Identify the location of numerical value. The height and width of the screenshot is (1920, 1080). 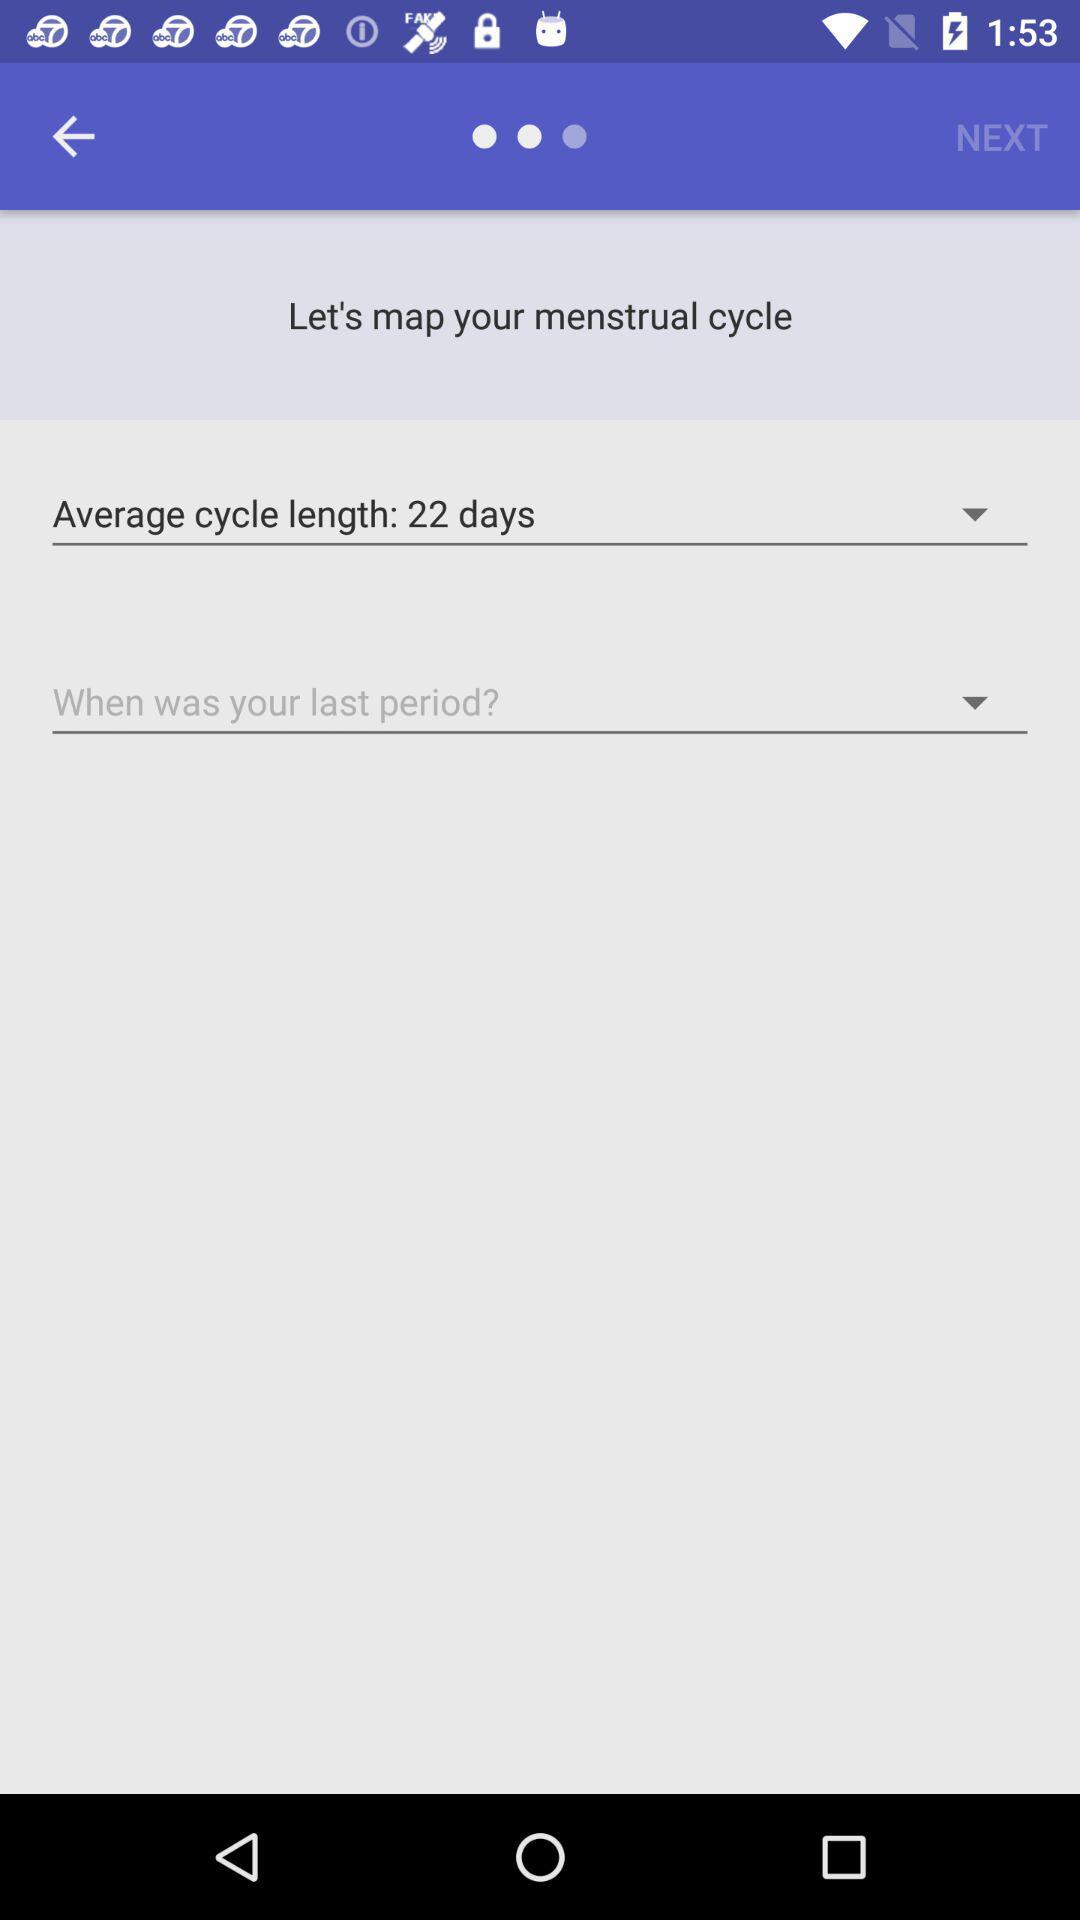
(540, 702).